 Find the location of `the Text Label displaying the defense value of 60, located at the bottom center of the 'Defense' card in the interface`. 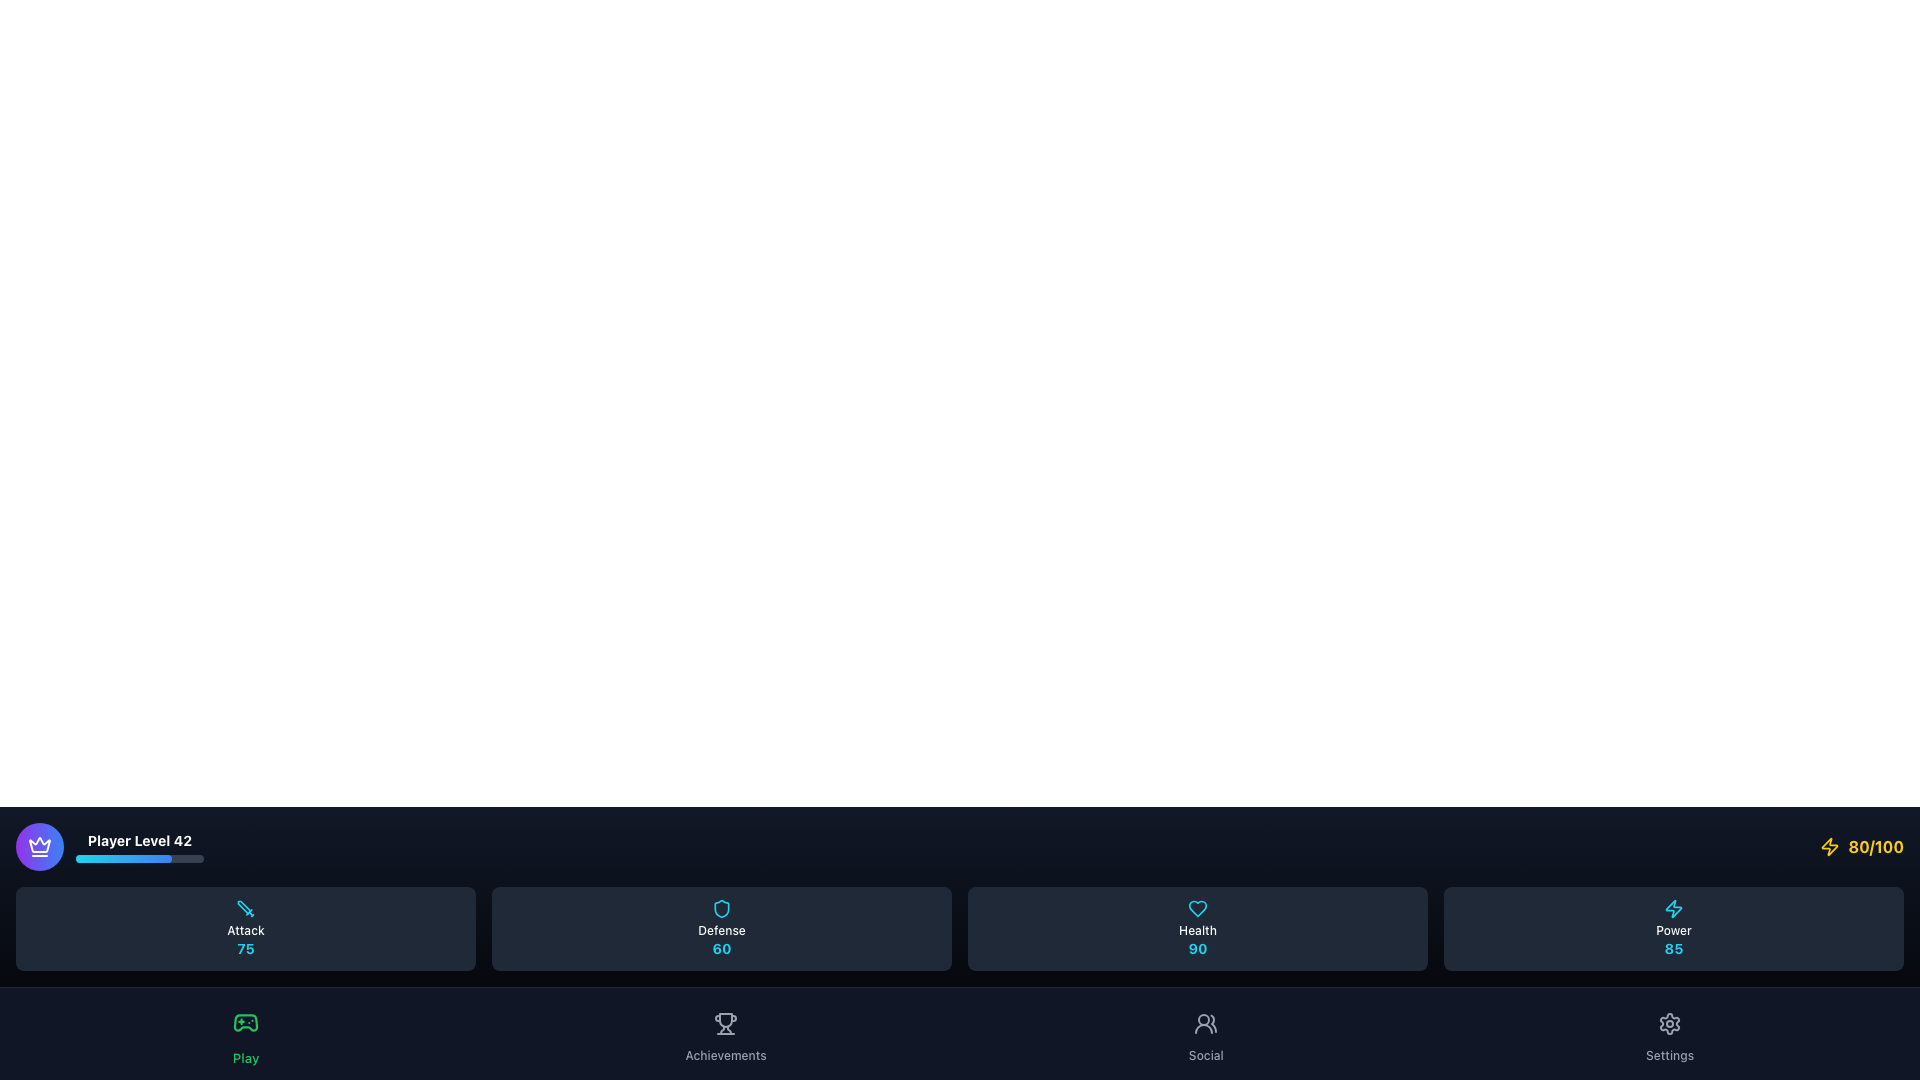

the Text Label displaying the defense value of 60, located at the bottom center of the 'Defense' card in the interface is located at coordinates (720, 947).